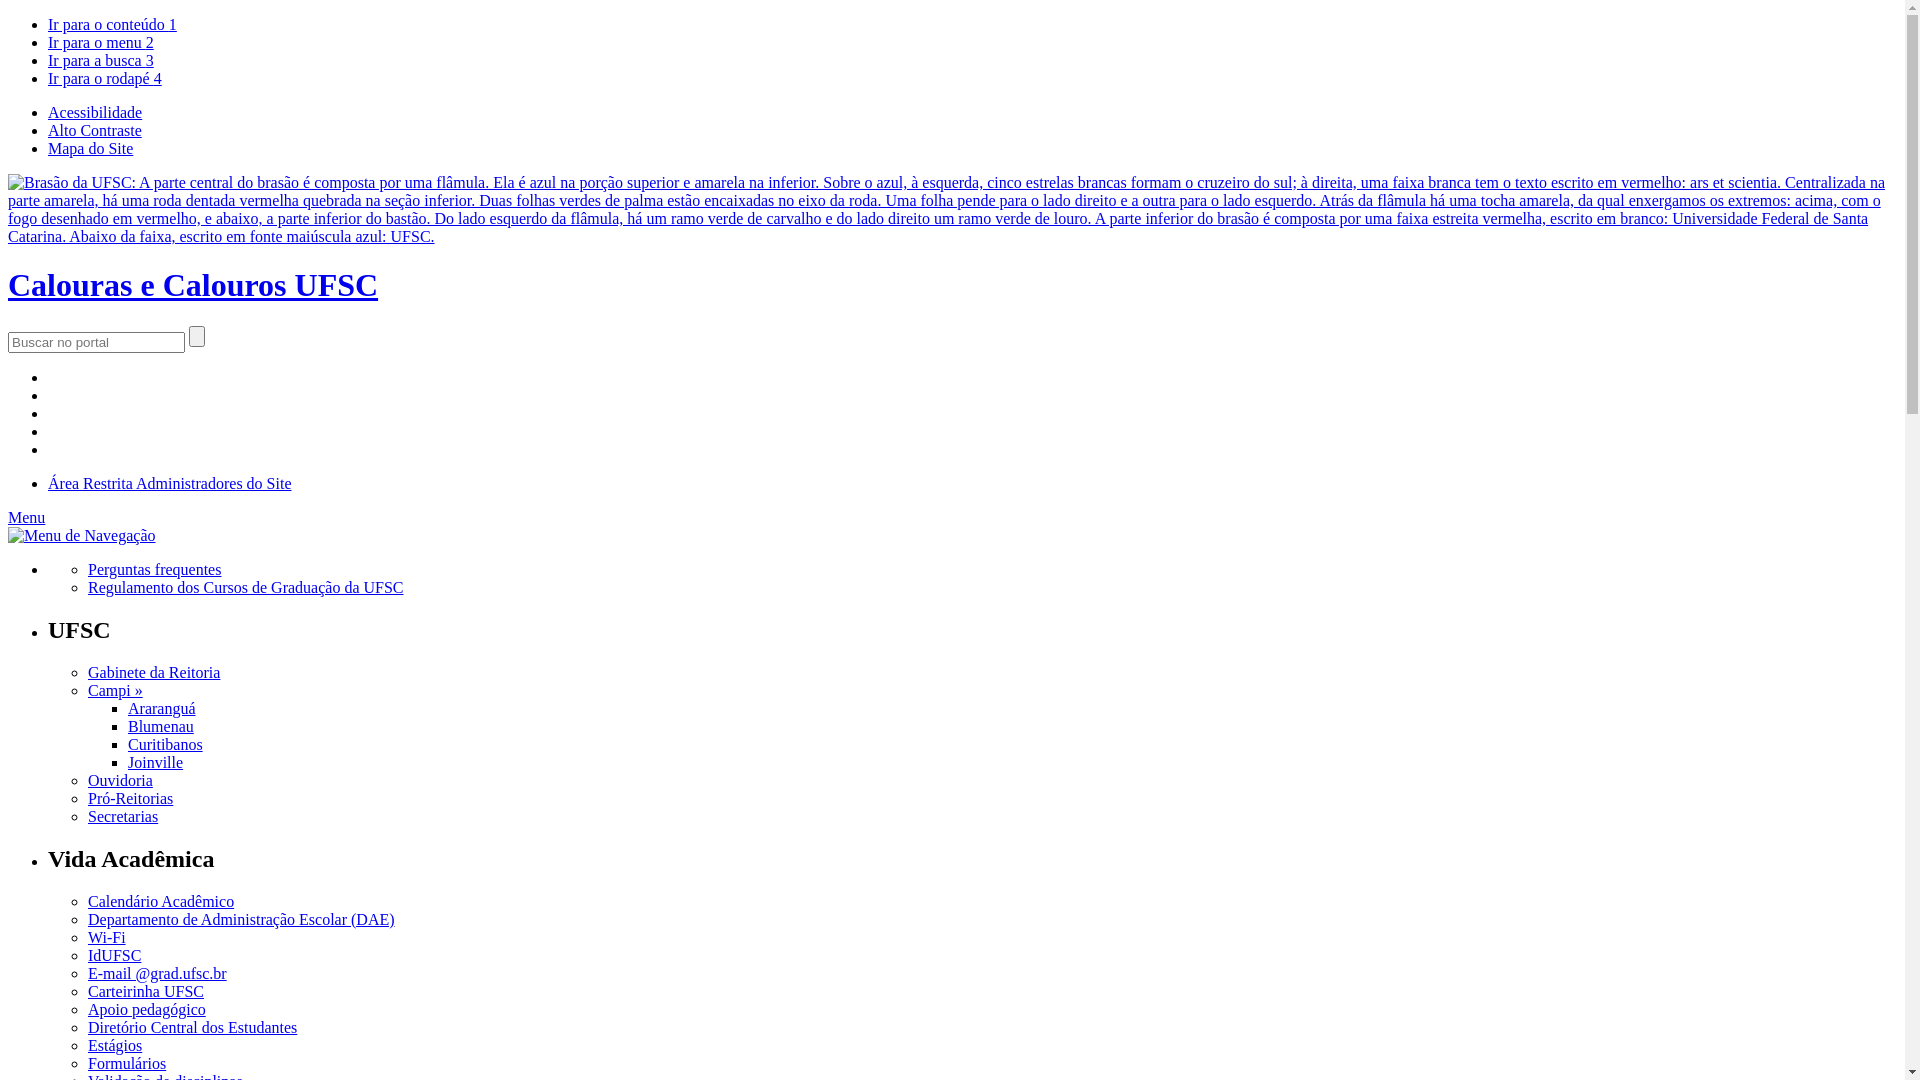 Image resolution: width=1920 pixels, height=1080 pixels. Describe the element at coordinates (99, 42) in the screenshot. I see `'Ir para o menu 2'` at that location.